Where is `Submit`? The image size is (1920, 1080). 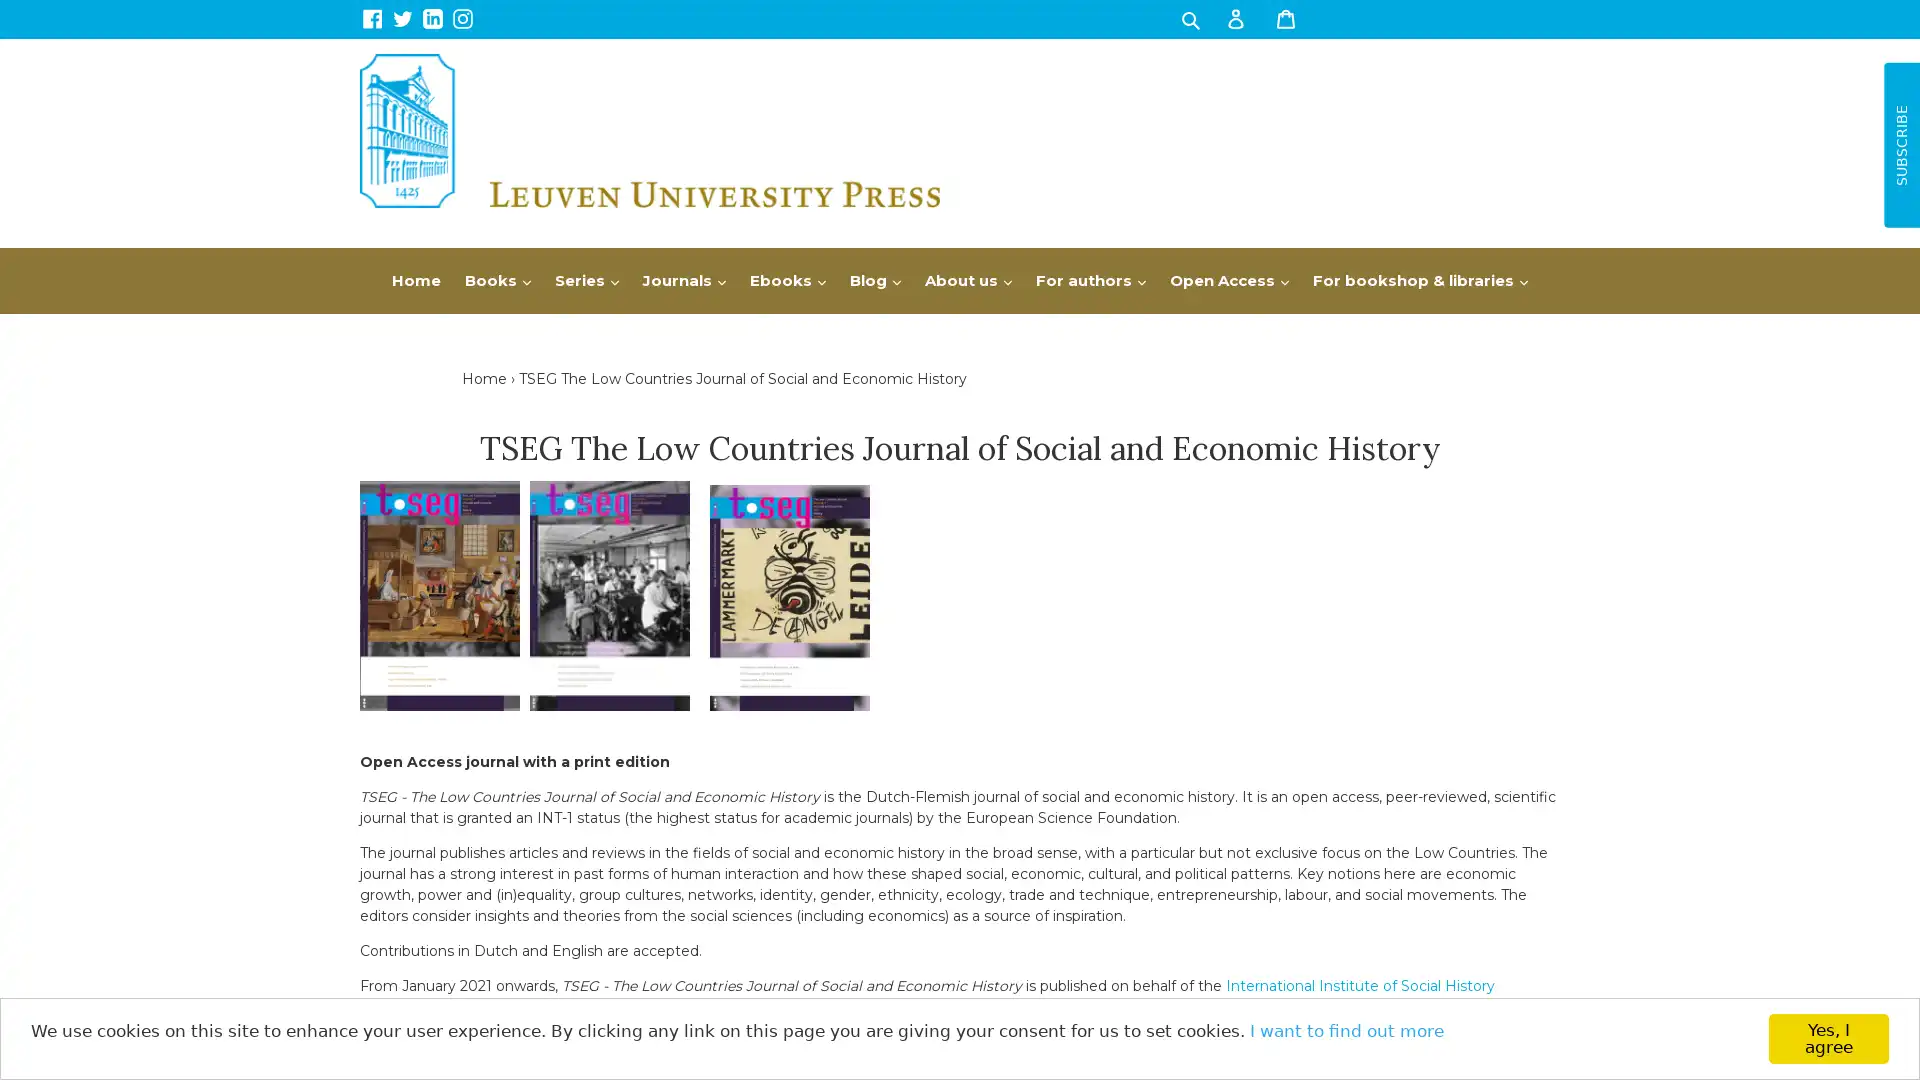
Submit is located at coordinates (1188, 18).